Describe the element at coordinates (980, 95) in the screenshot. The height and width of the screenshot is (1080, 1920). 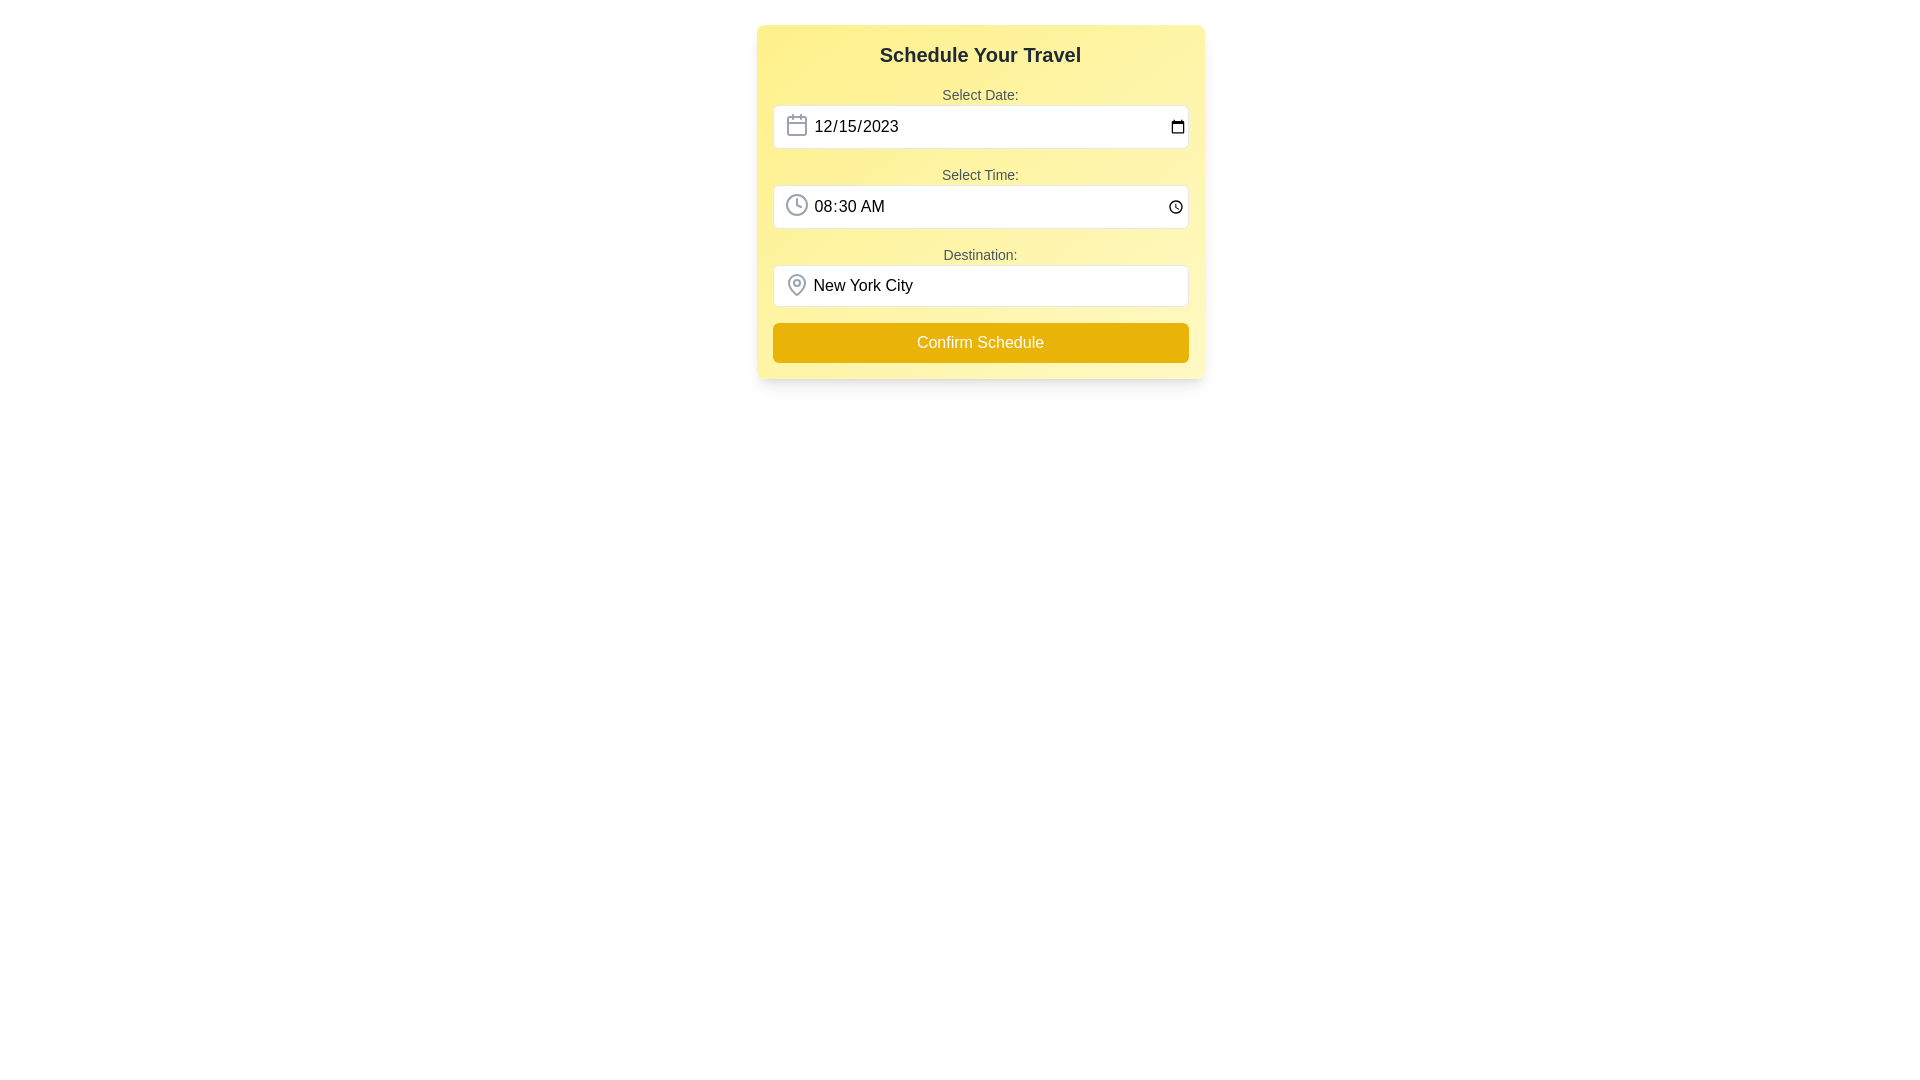
I see `the label that reads 'Select Date:' which is styled in a small, medium-weight font and is located at the top of the date input field within a yellow-themed scheduling widget` at that location.